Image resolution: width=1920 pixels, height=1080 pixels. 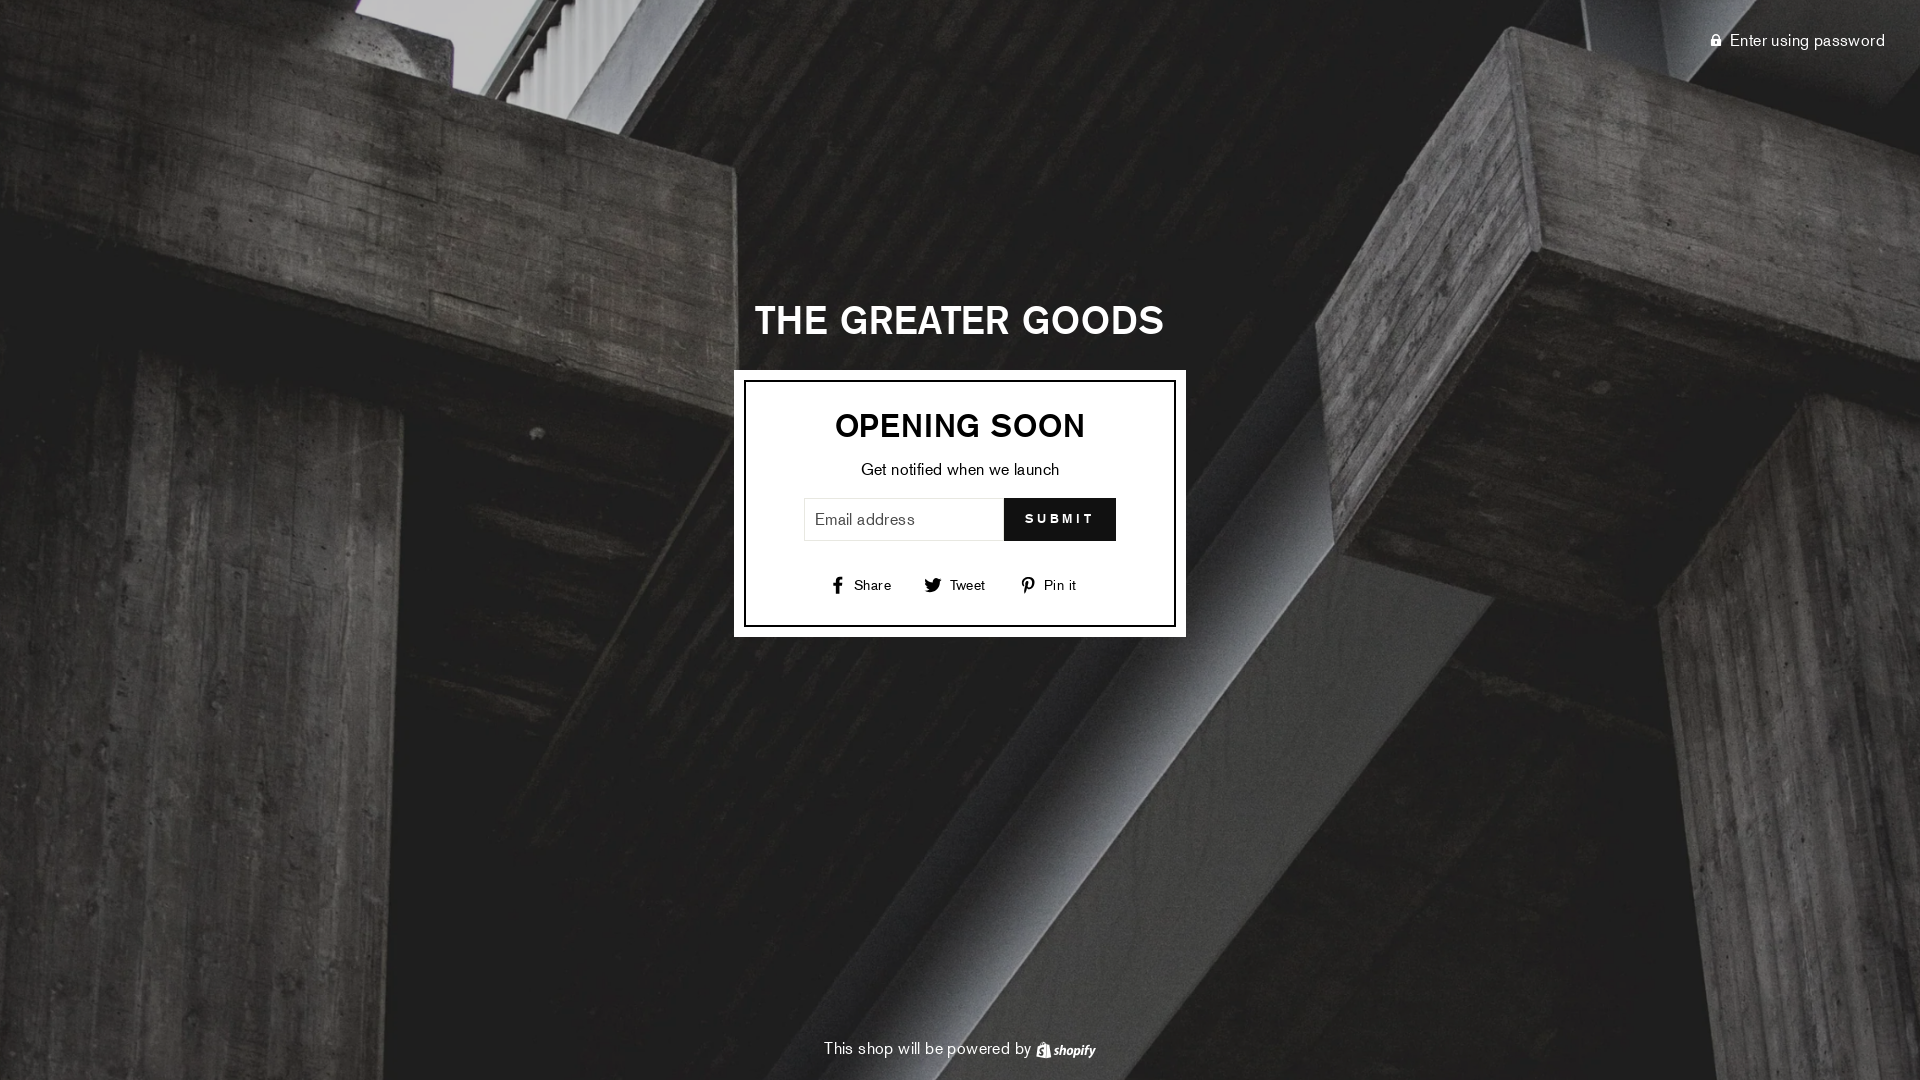 I want to click on 'Share, so click(x=867, y=583).